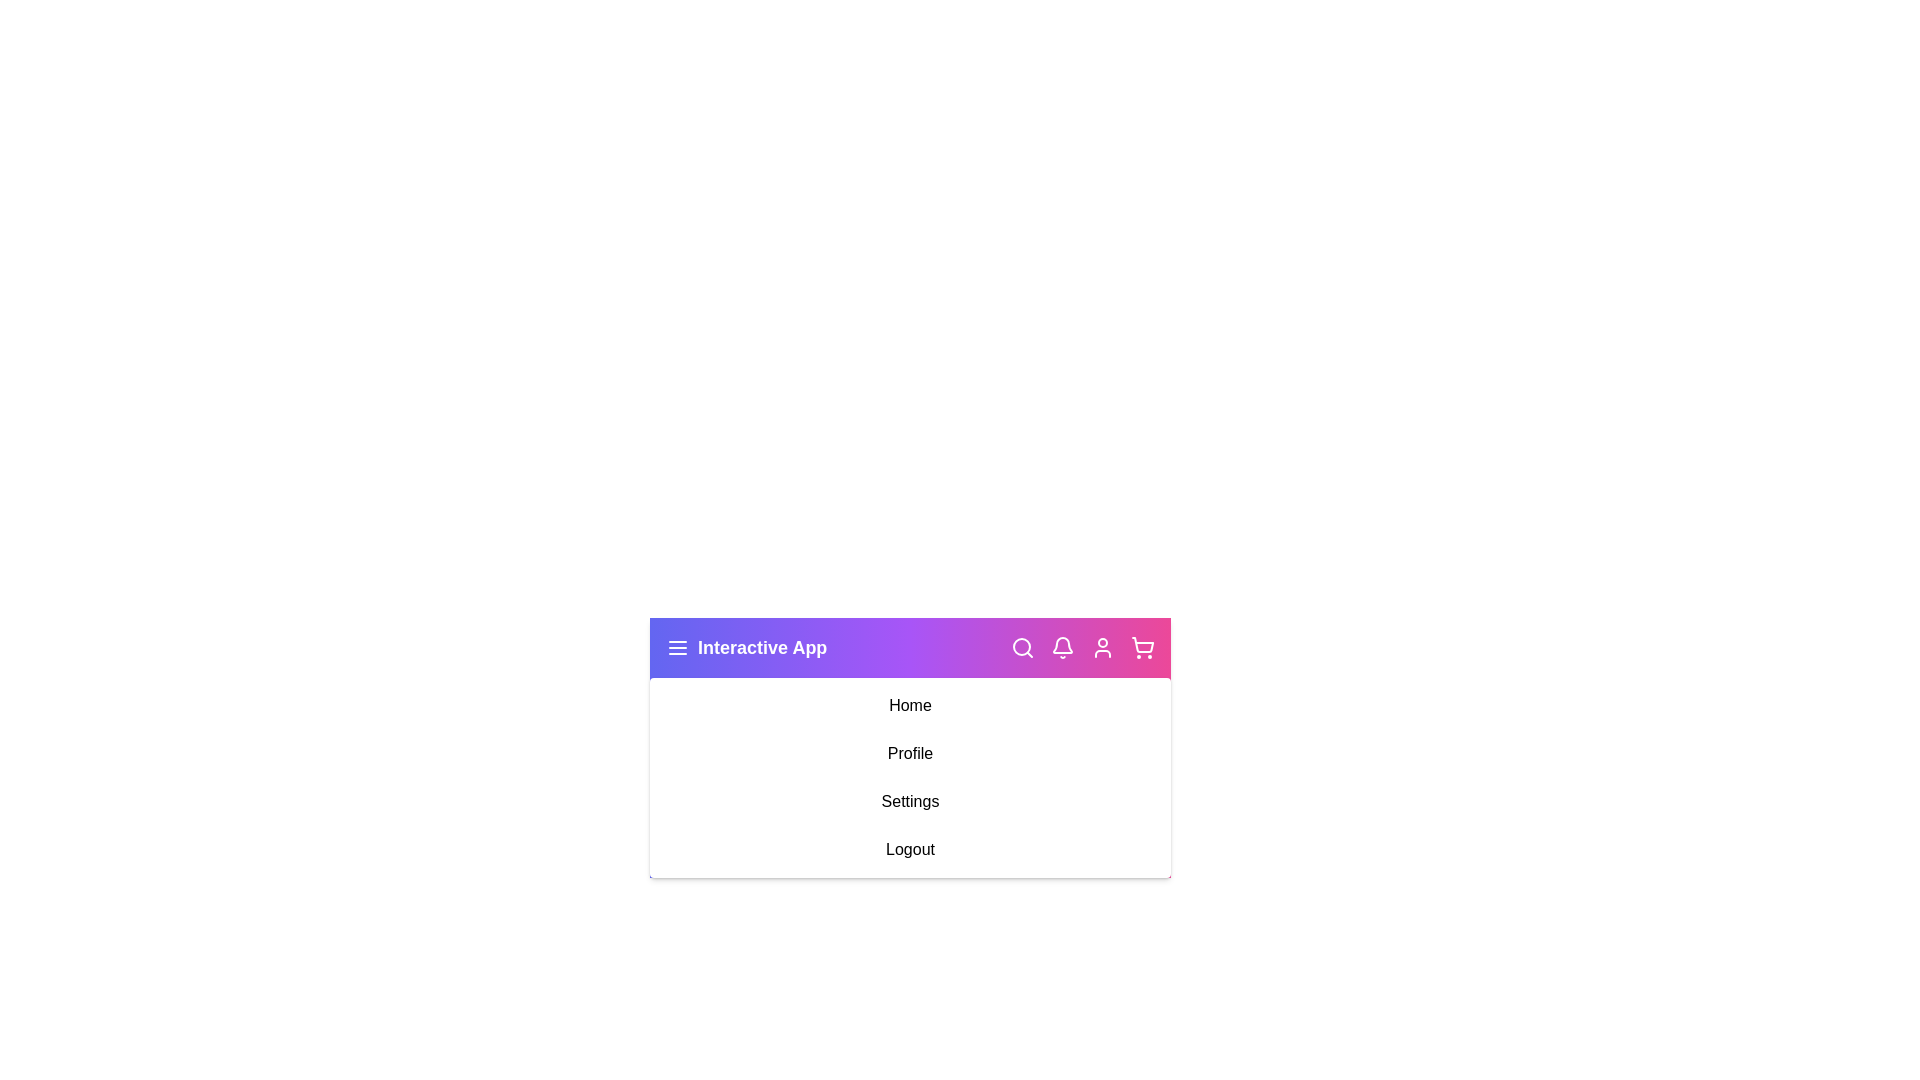 This screenshot has width=1920, height=1080. Describe the element at coordinates (909, 801) in the screenshot. I see `the settings_menu to observe hover effects` at that location.